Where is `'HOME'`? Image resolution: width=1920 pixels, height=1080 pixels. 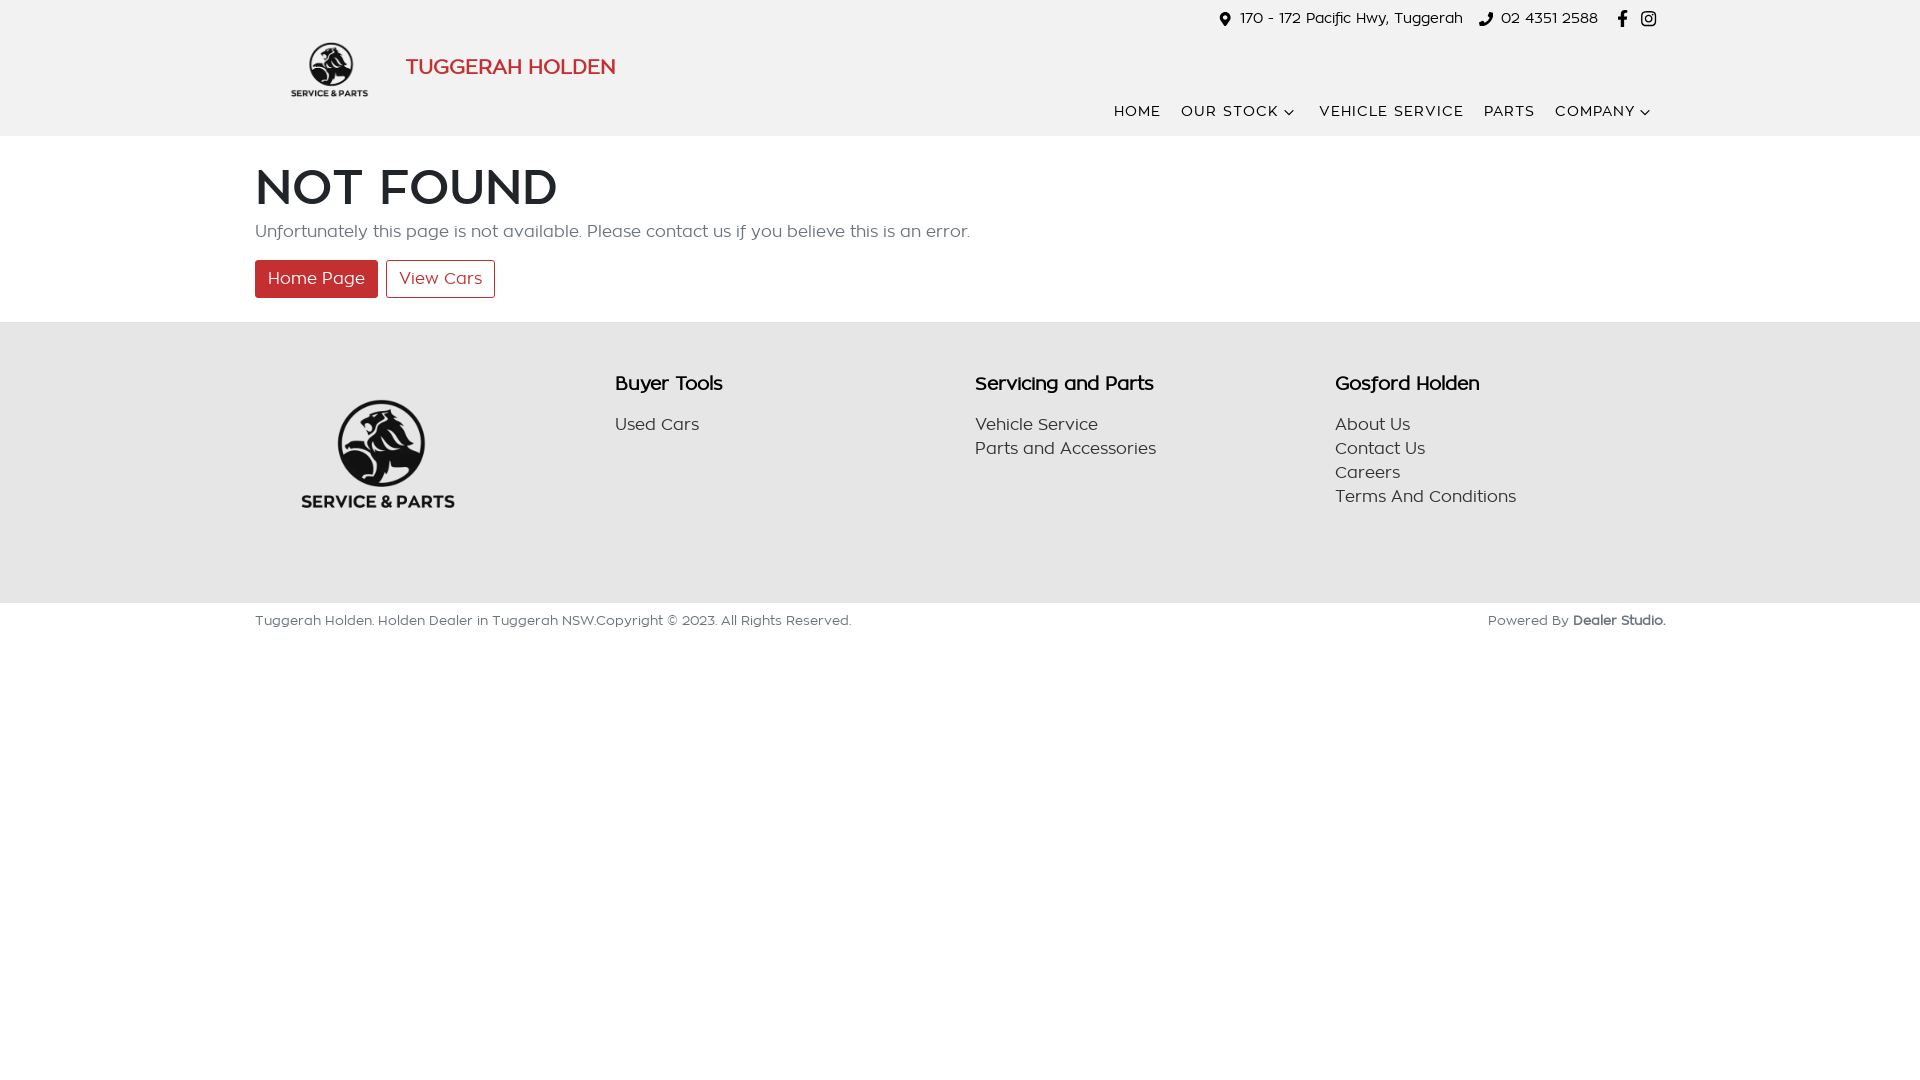
'HOME' is located at coordinates (1137, 111).